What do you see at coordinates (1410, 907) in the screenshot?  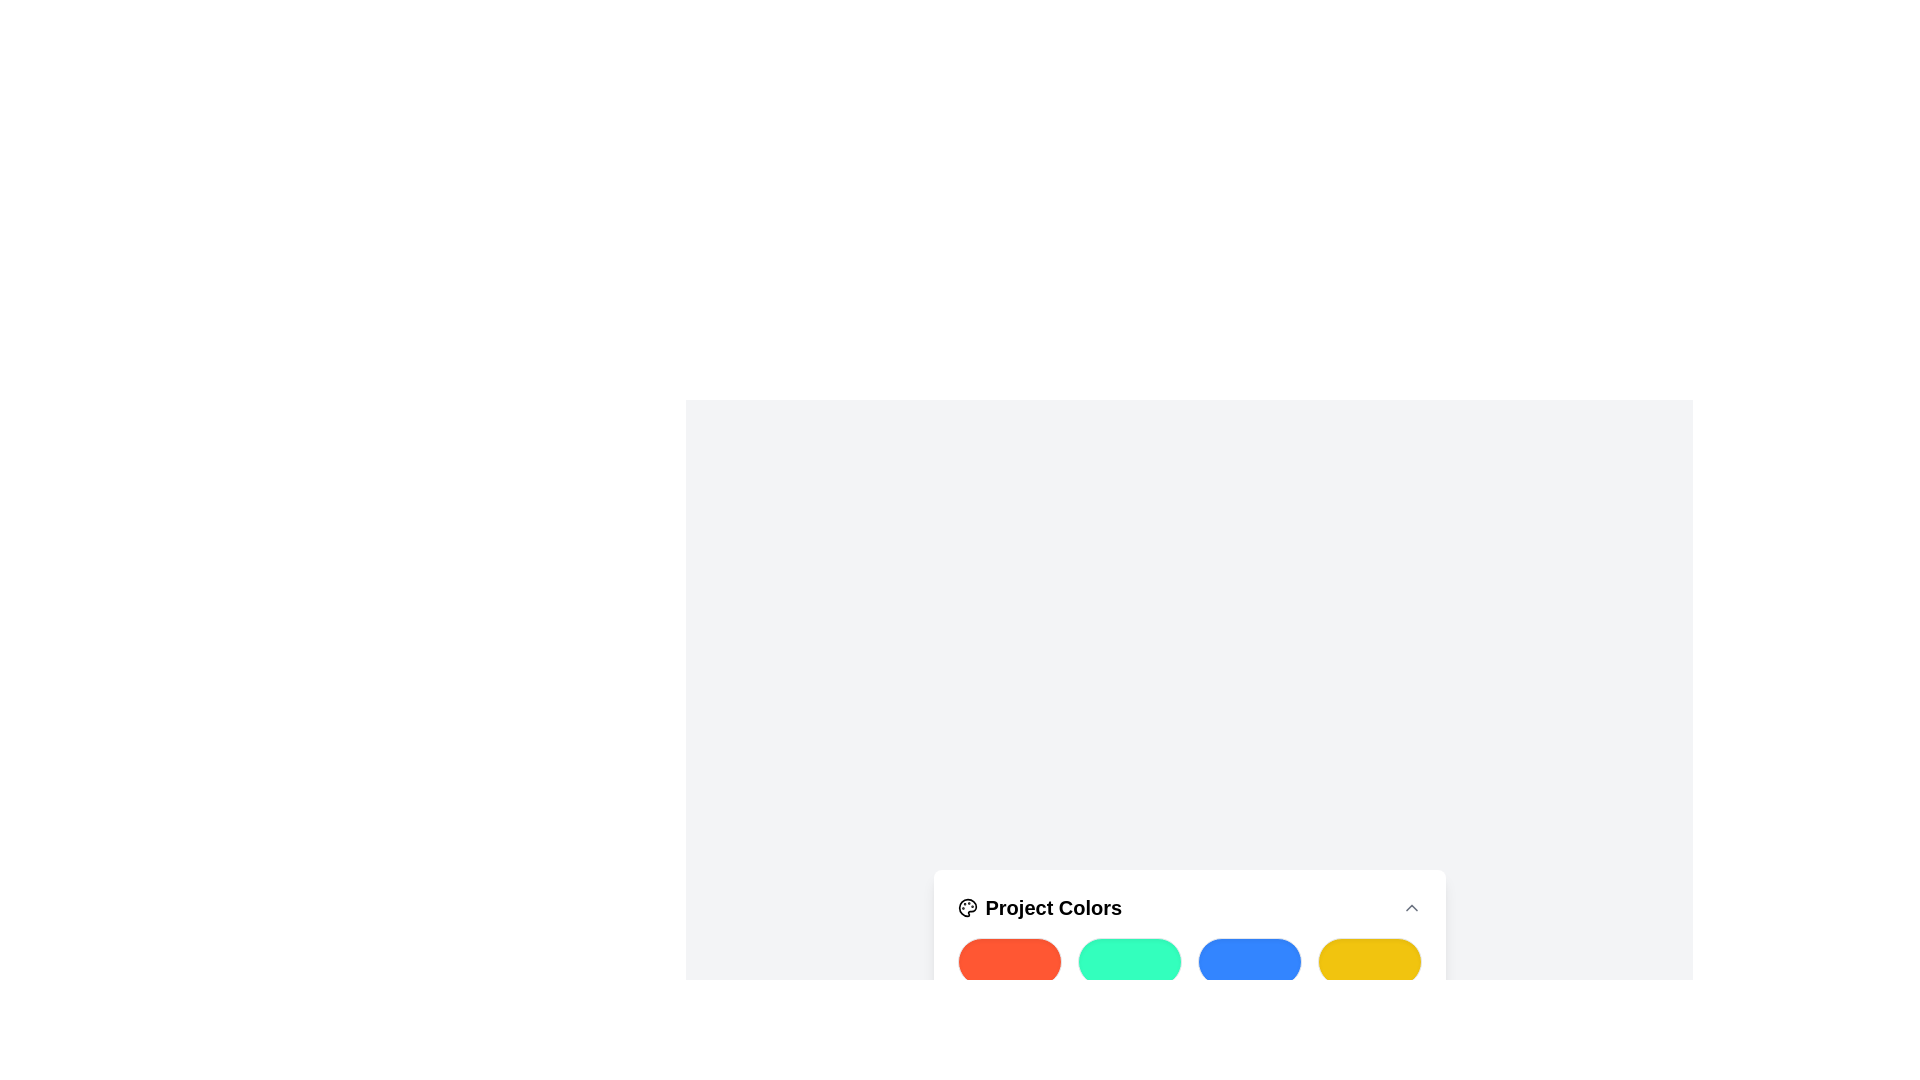 I see `the small upward arrow icon located in the bottom-right corner of the interface, adjacent to the 'Project Colors' title` at bounding box center [1410, 907].